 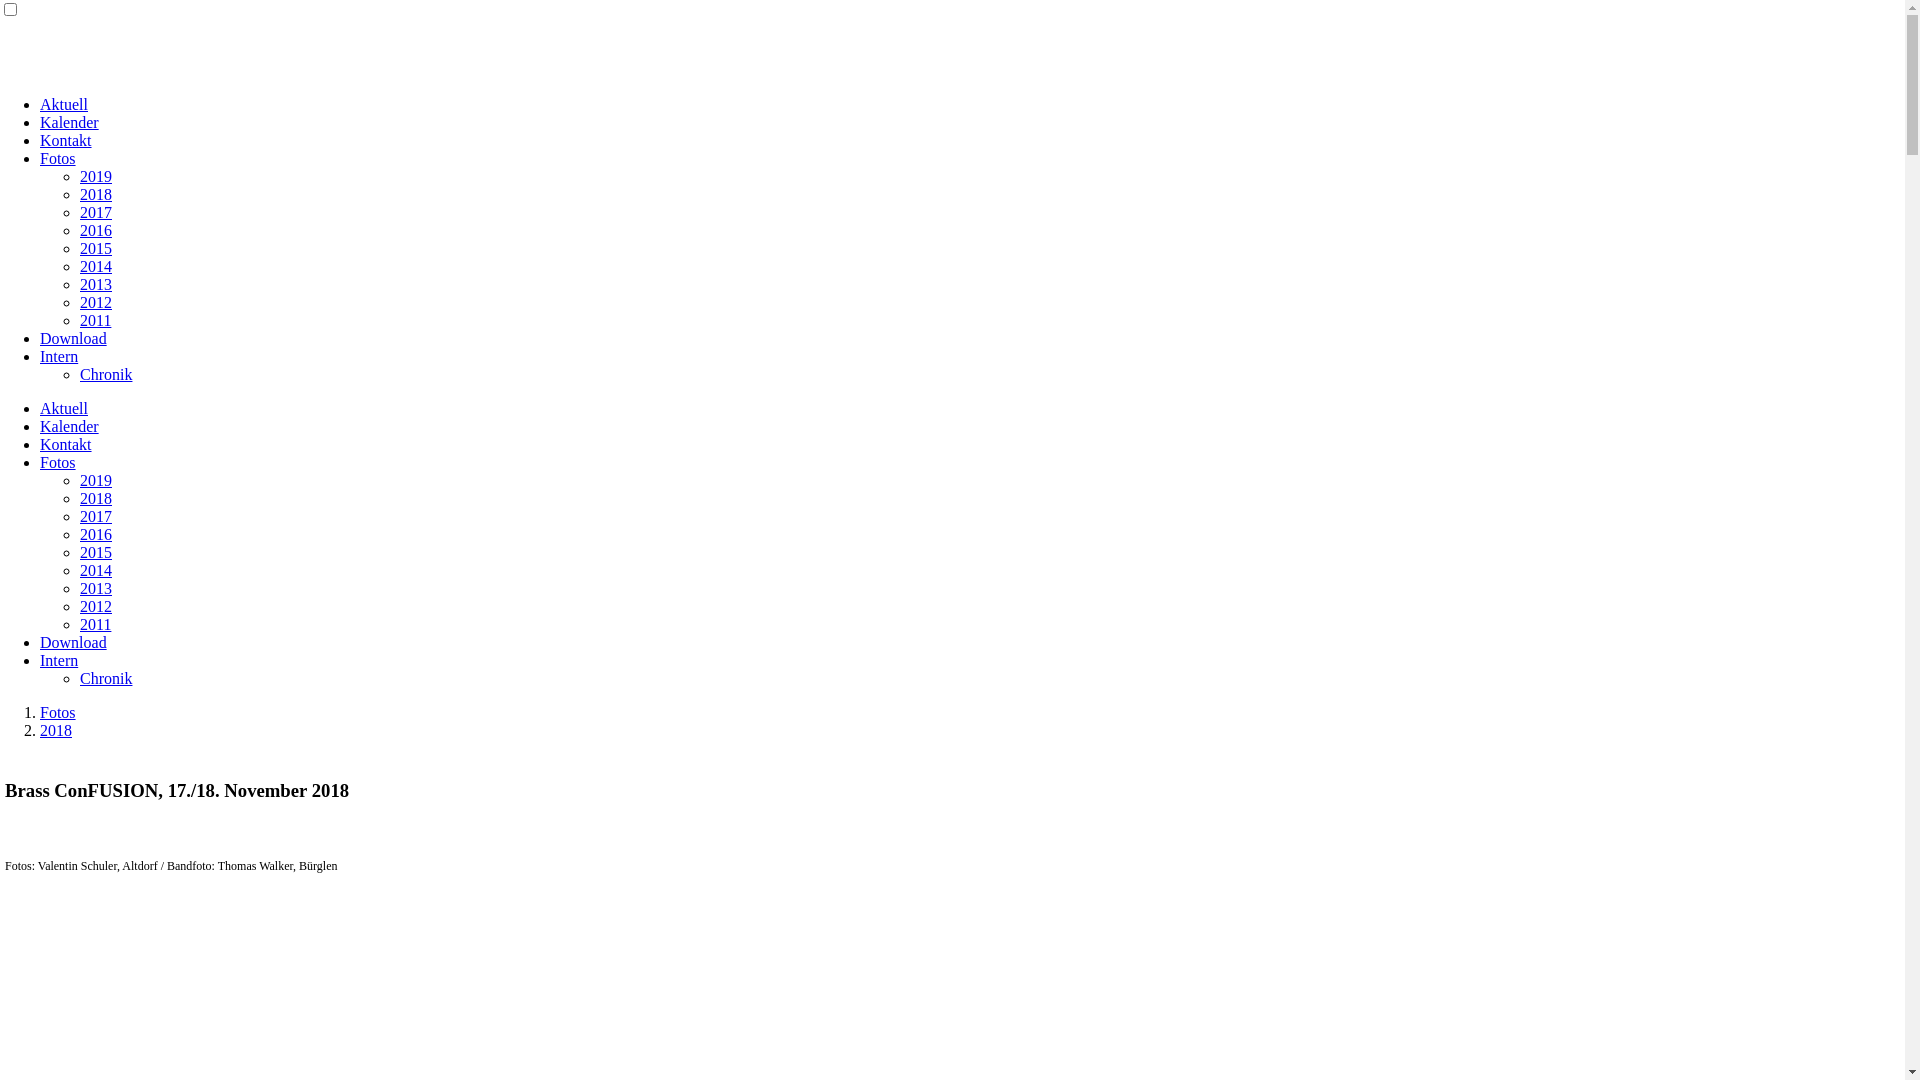 I want to click on 'Fotos', so click(x=57, y=157).